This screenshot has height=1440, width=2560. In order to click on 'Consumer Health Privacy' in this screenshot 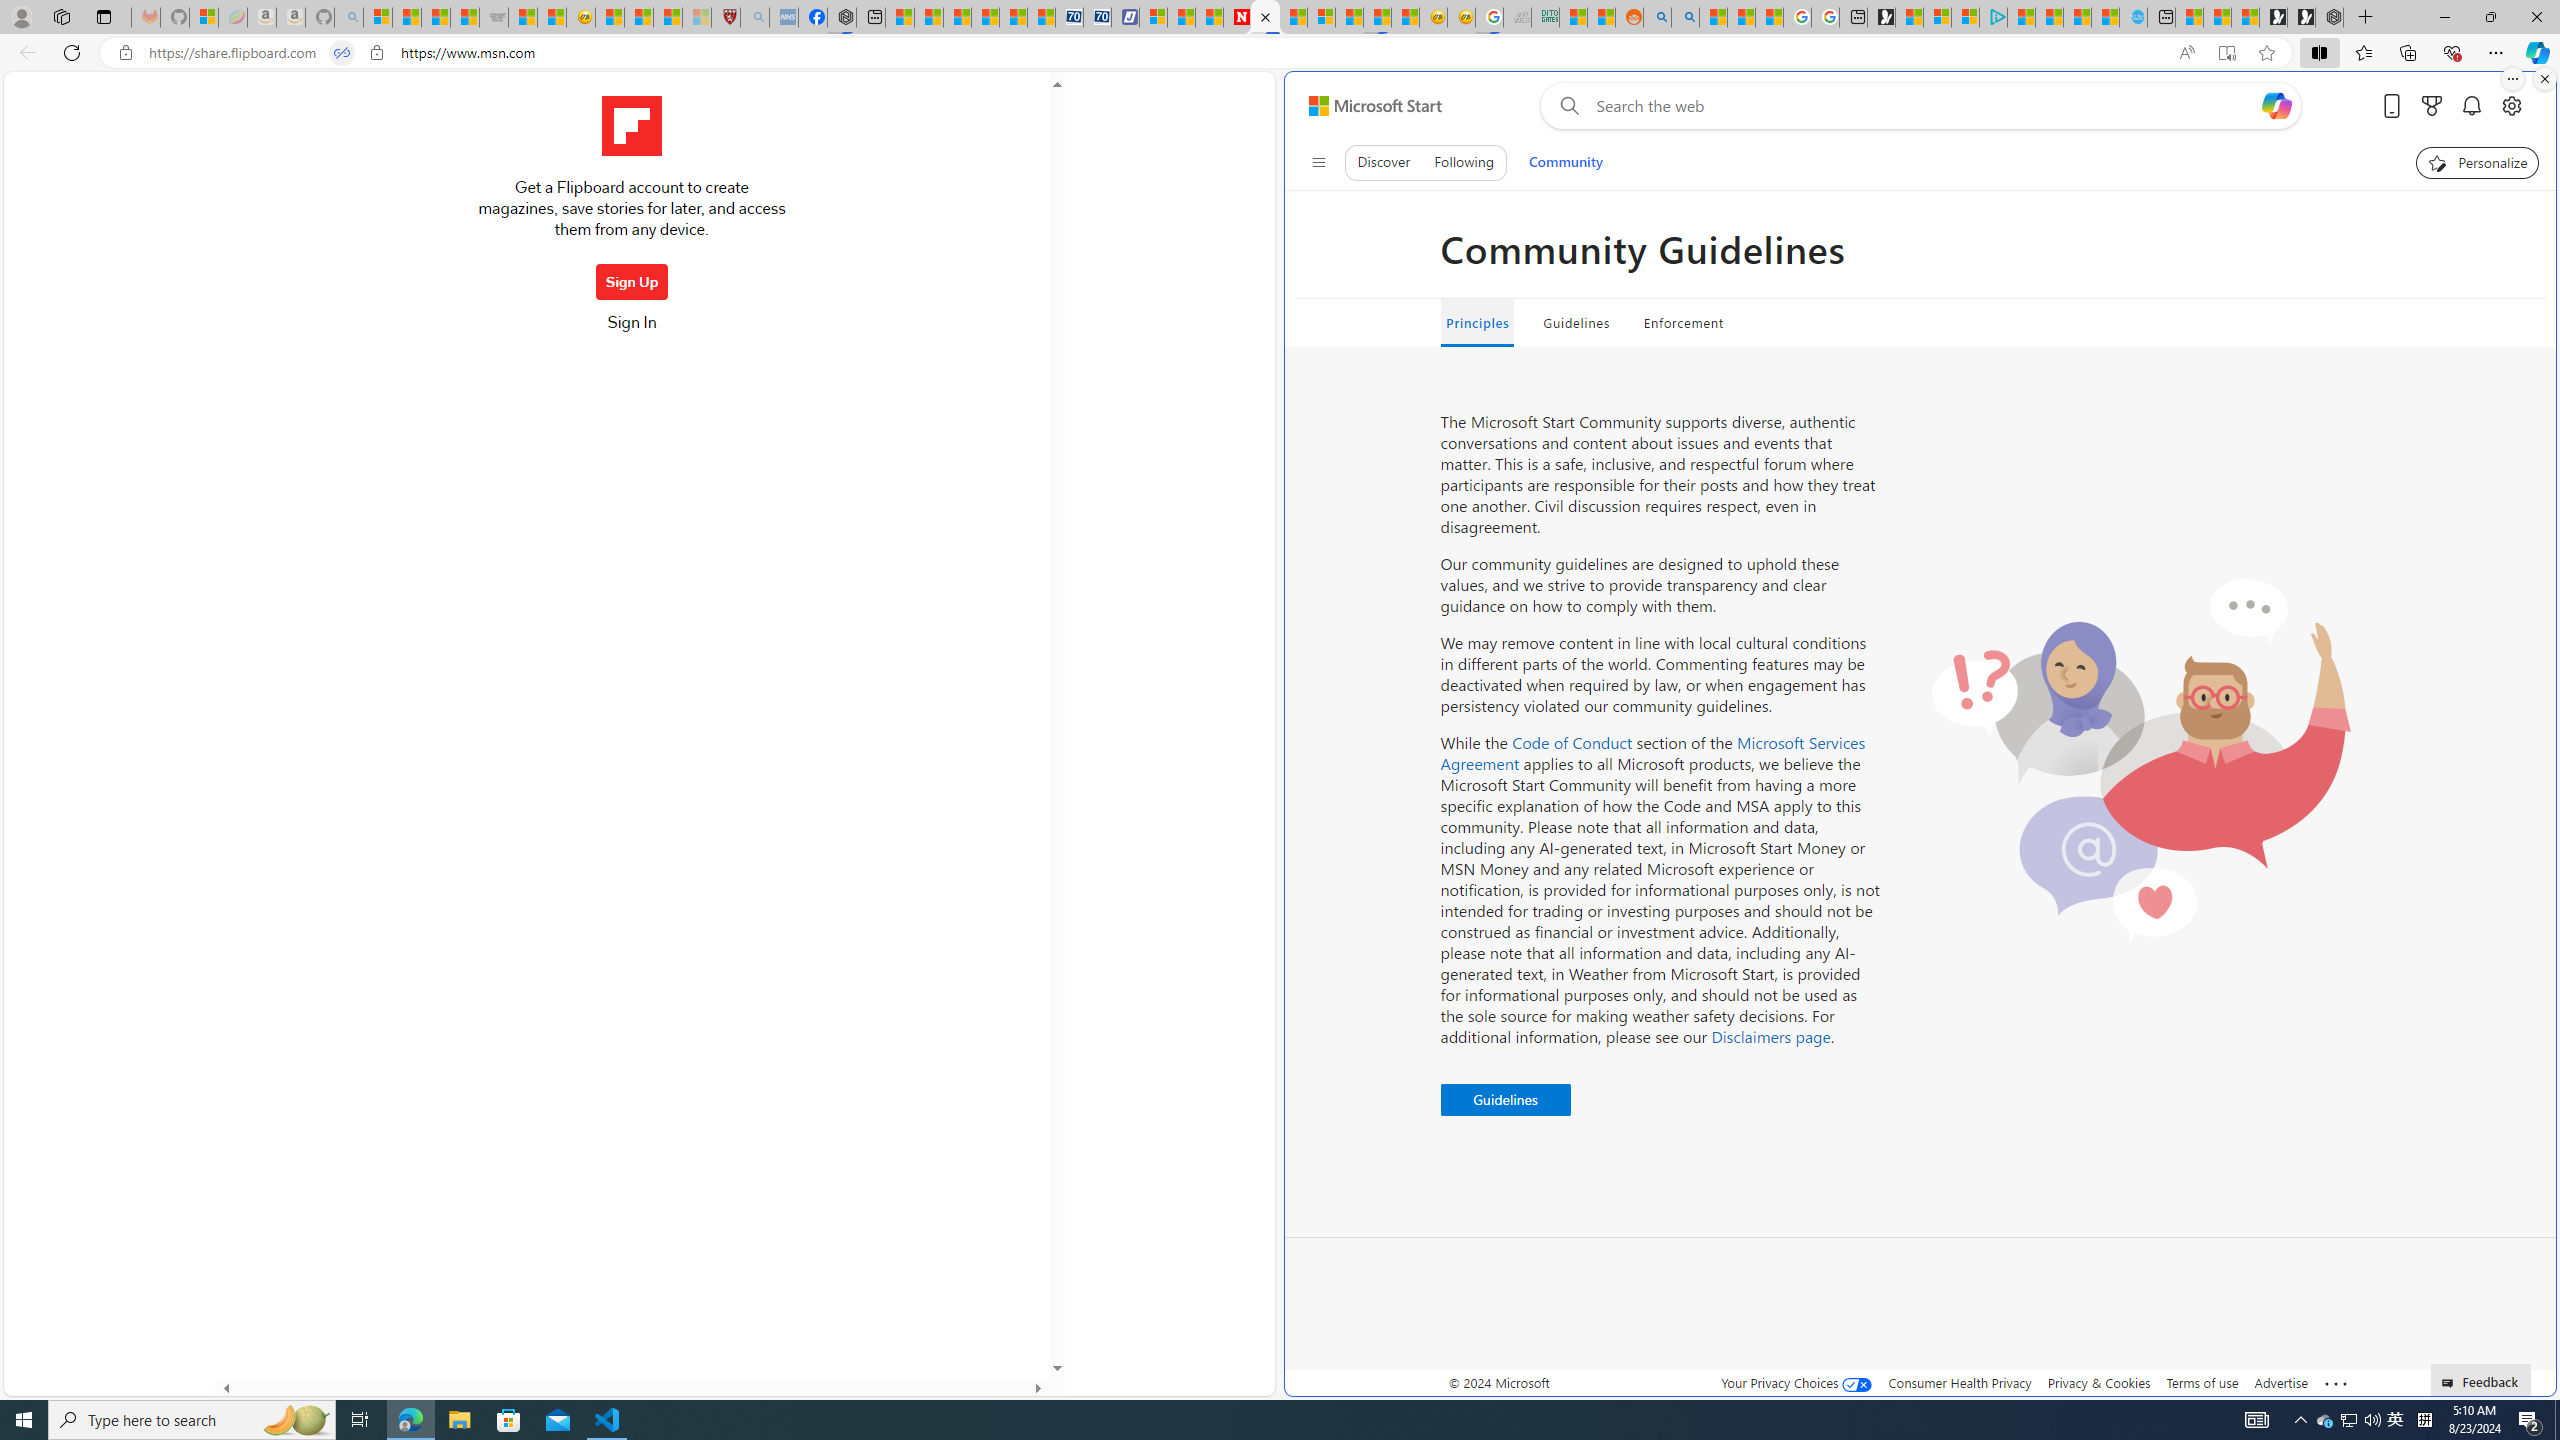, I will do `click(1960, 1382)`.